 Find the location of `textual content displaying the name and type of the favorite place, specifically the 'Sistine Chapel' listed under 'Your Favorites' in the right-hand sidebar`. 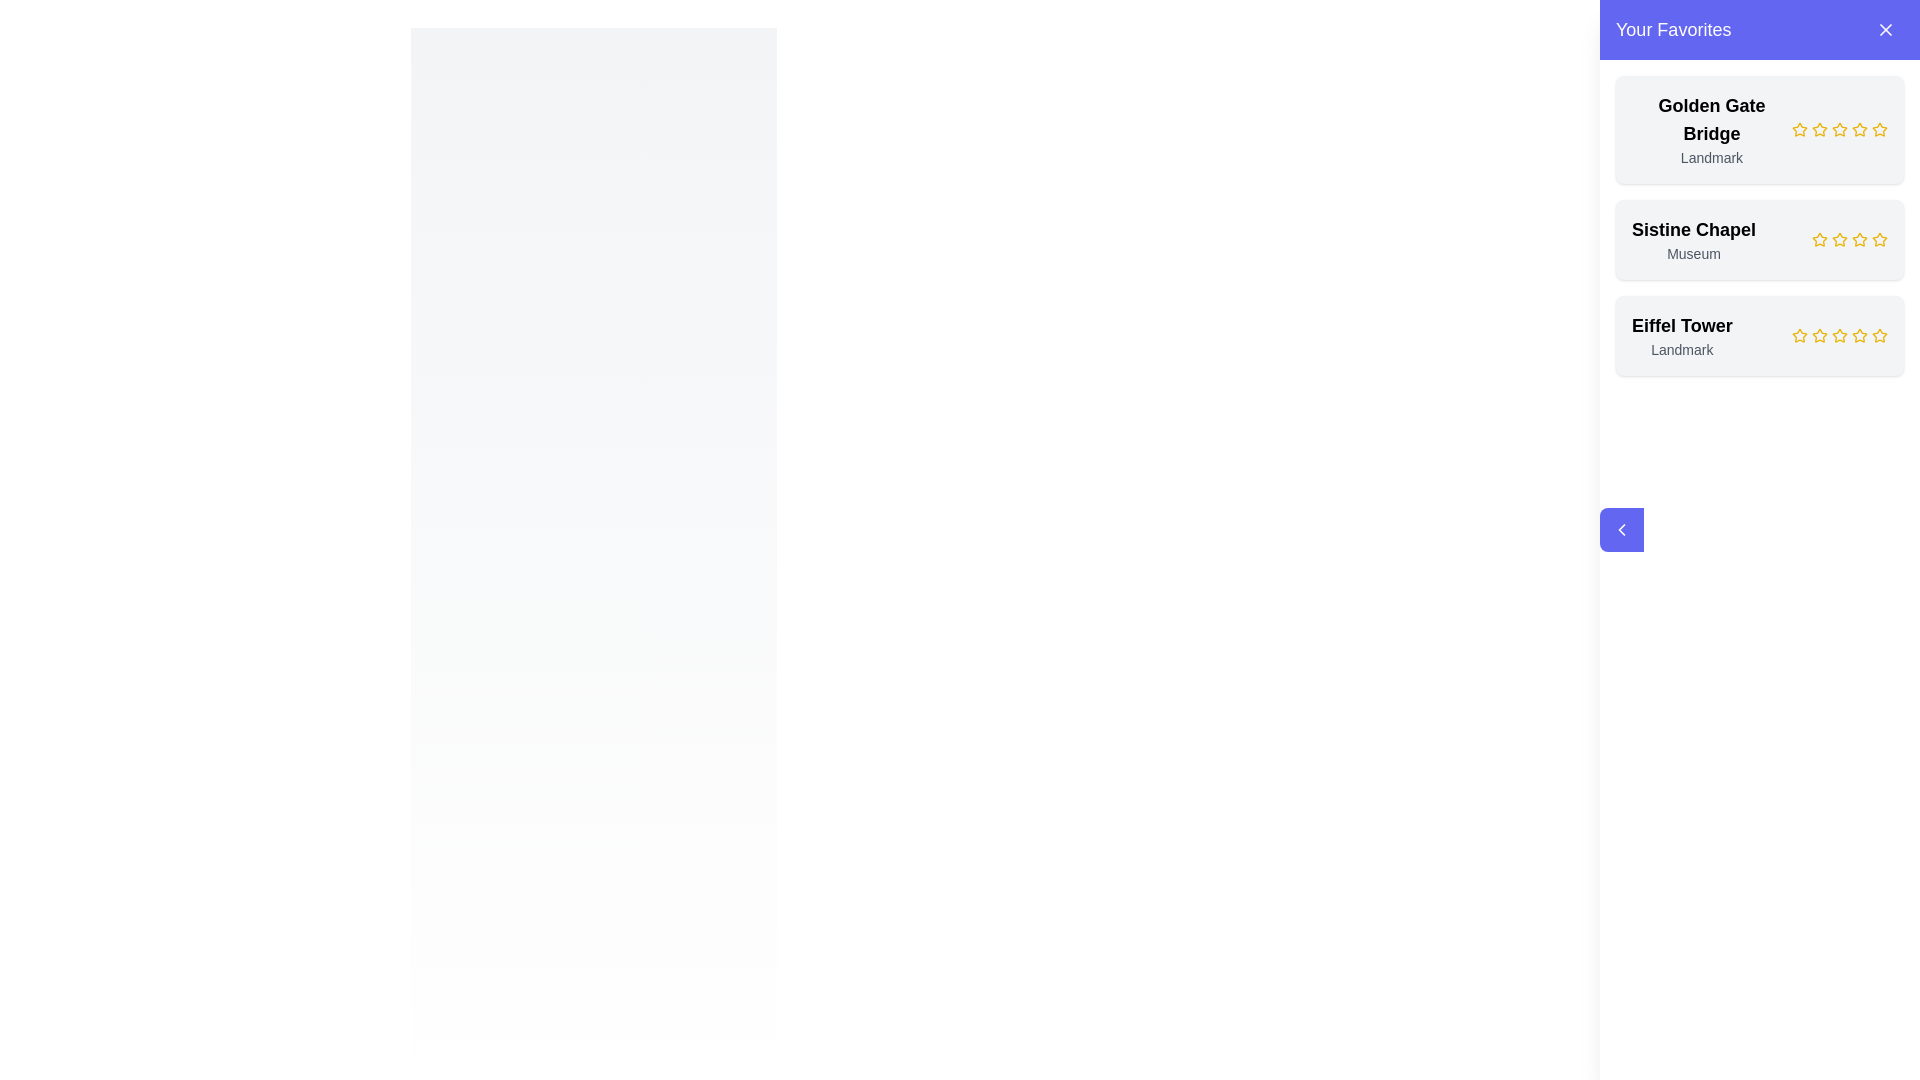

textual content displaying the name and type of the favorite place, specifically the 'Sistine Chapel' listed under 'Your Favorites' in the right-hand sidebar is located at coordinates (1693, 238).